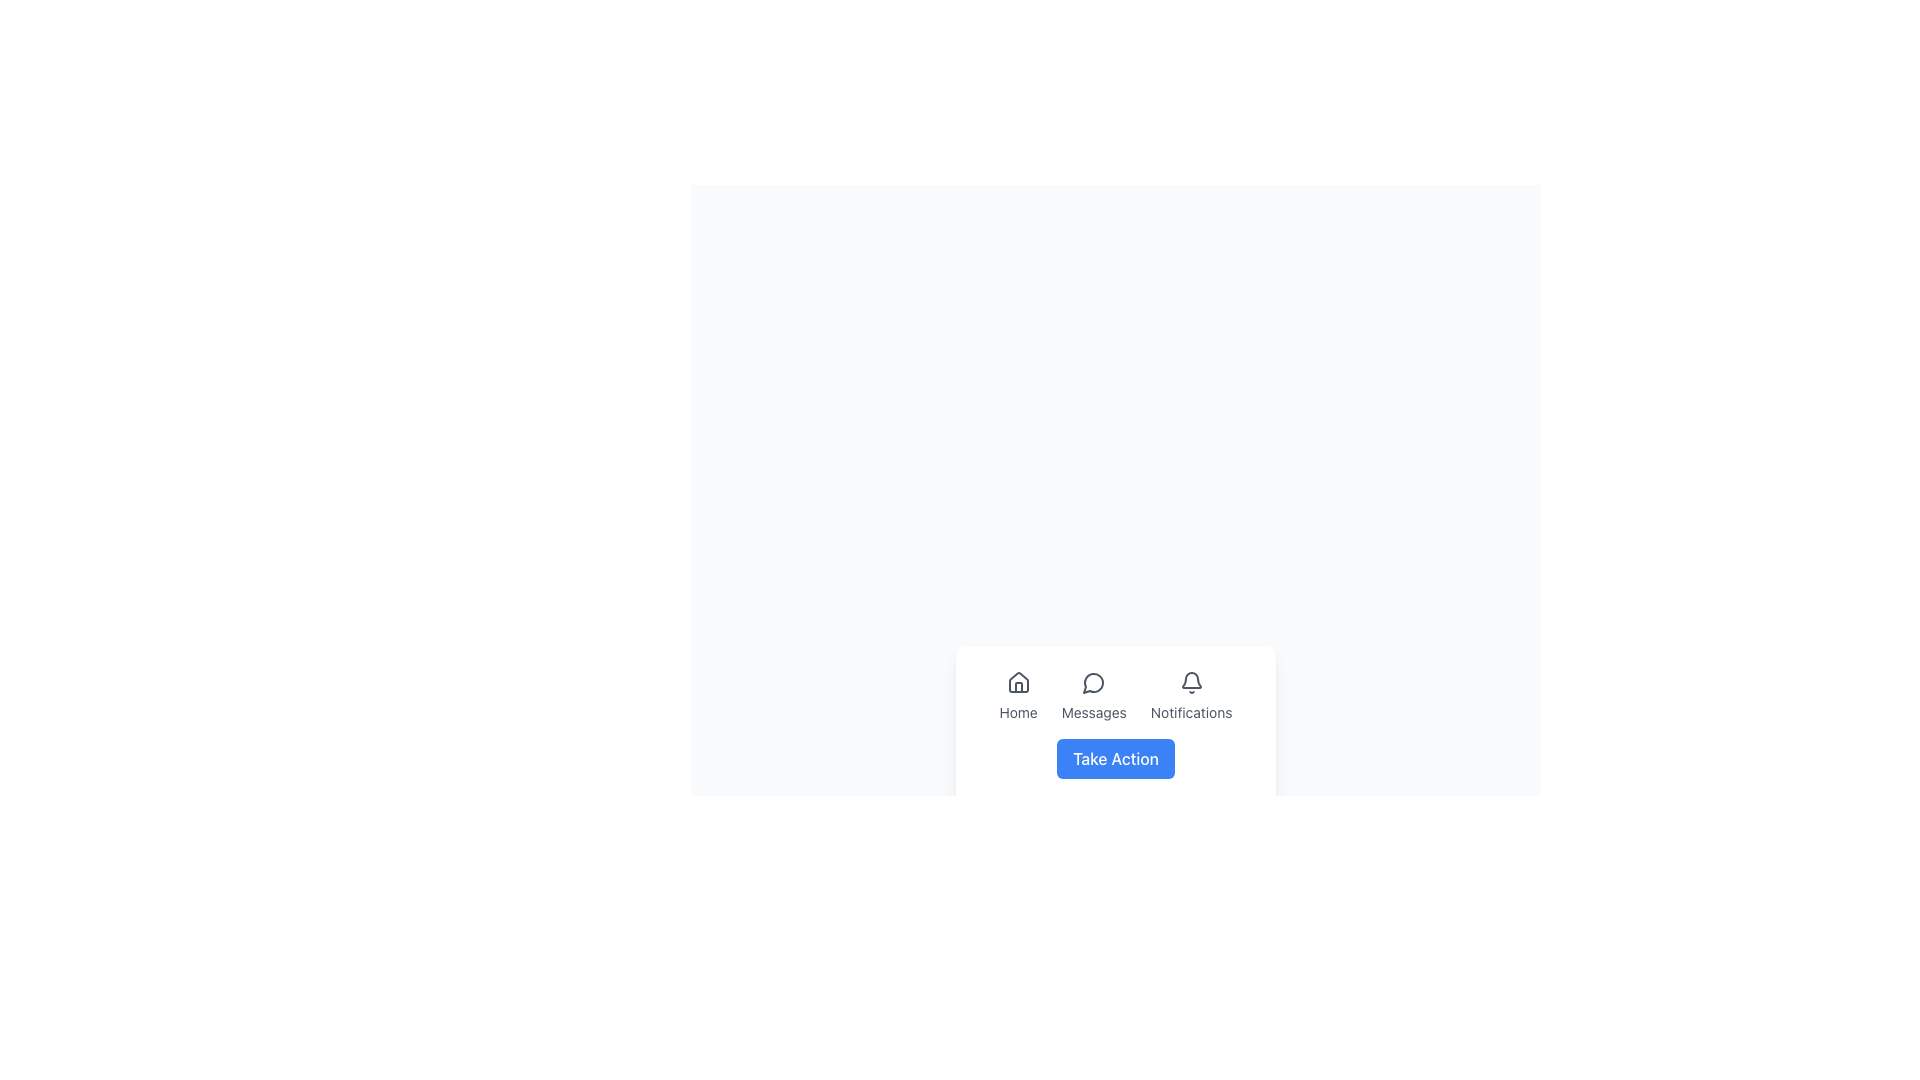  I want to click on the 'Messages' text label in the navigation menu, which serves as an informational label for the associated icon below it, so click(1093, 712).